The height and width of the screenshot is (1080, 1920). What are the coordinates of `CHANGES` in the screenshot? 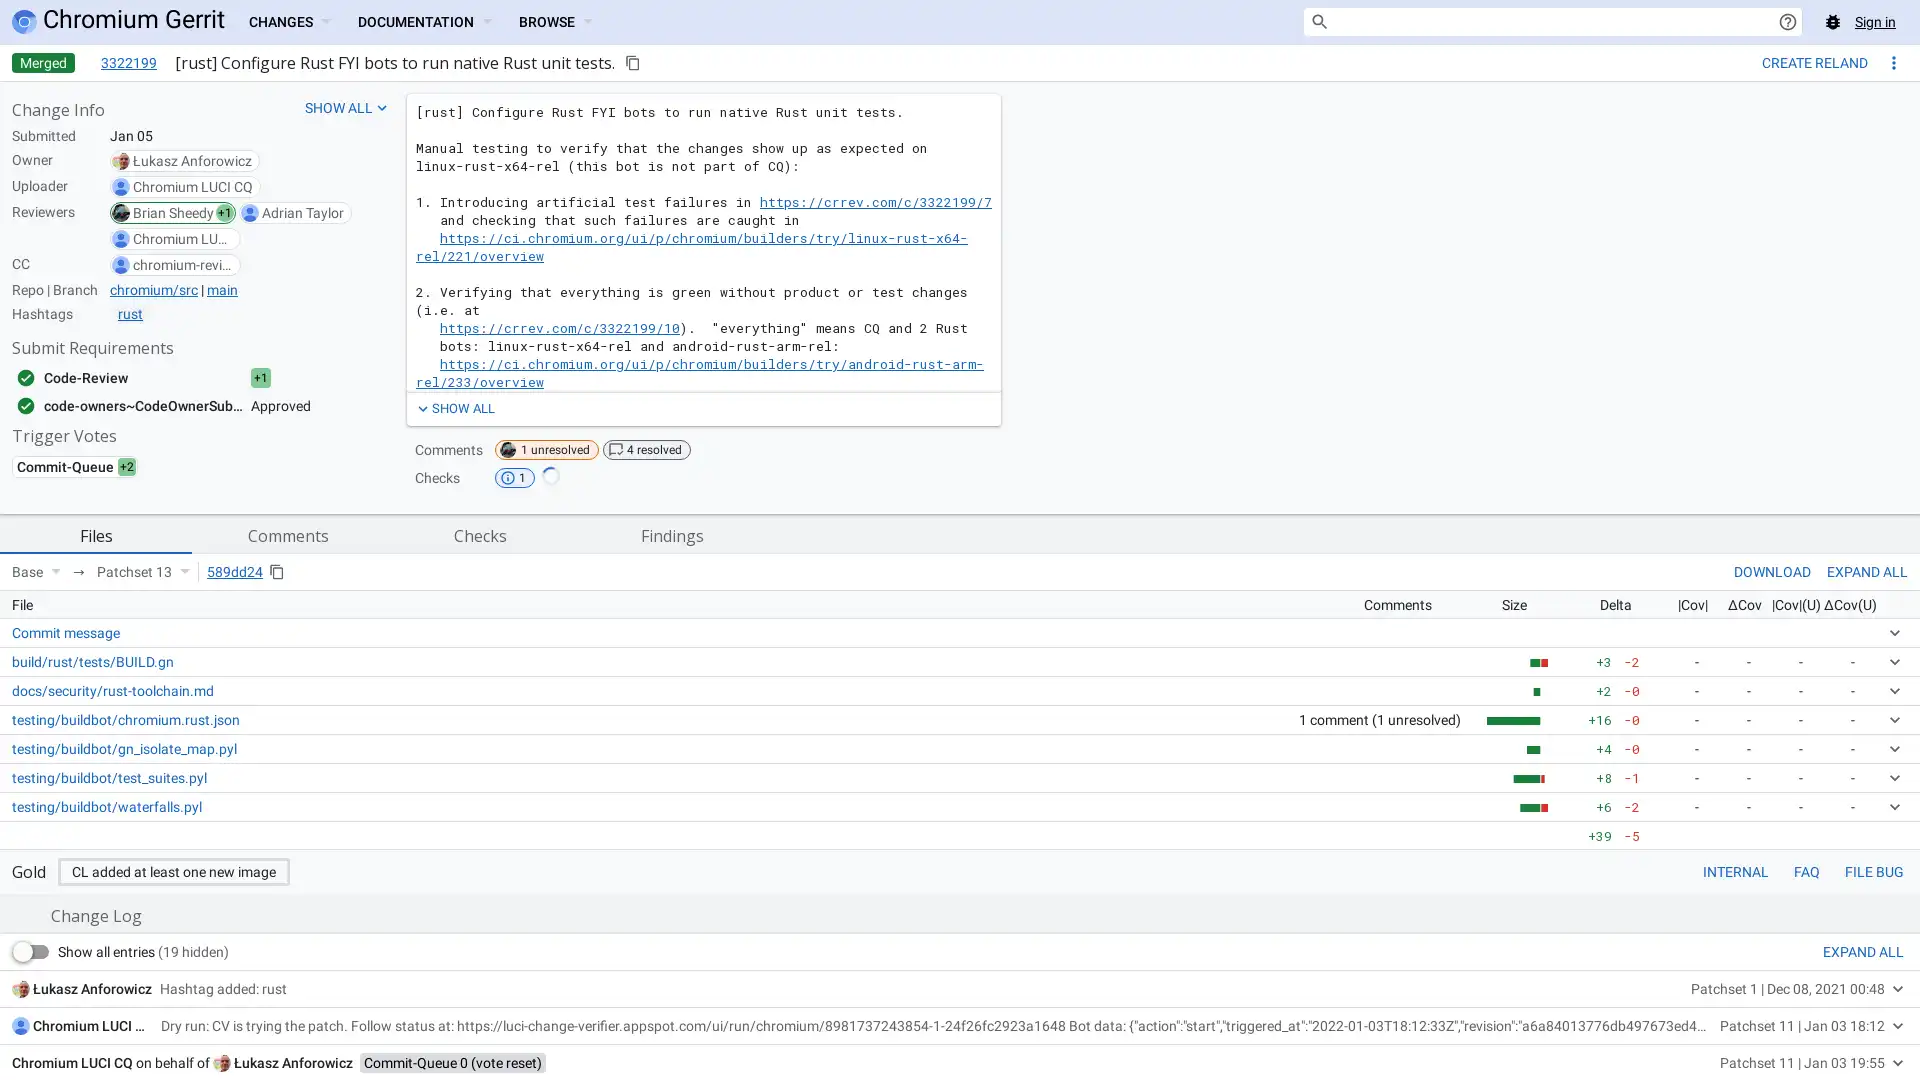 It's located at (287, 22).